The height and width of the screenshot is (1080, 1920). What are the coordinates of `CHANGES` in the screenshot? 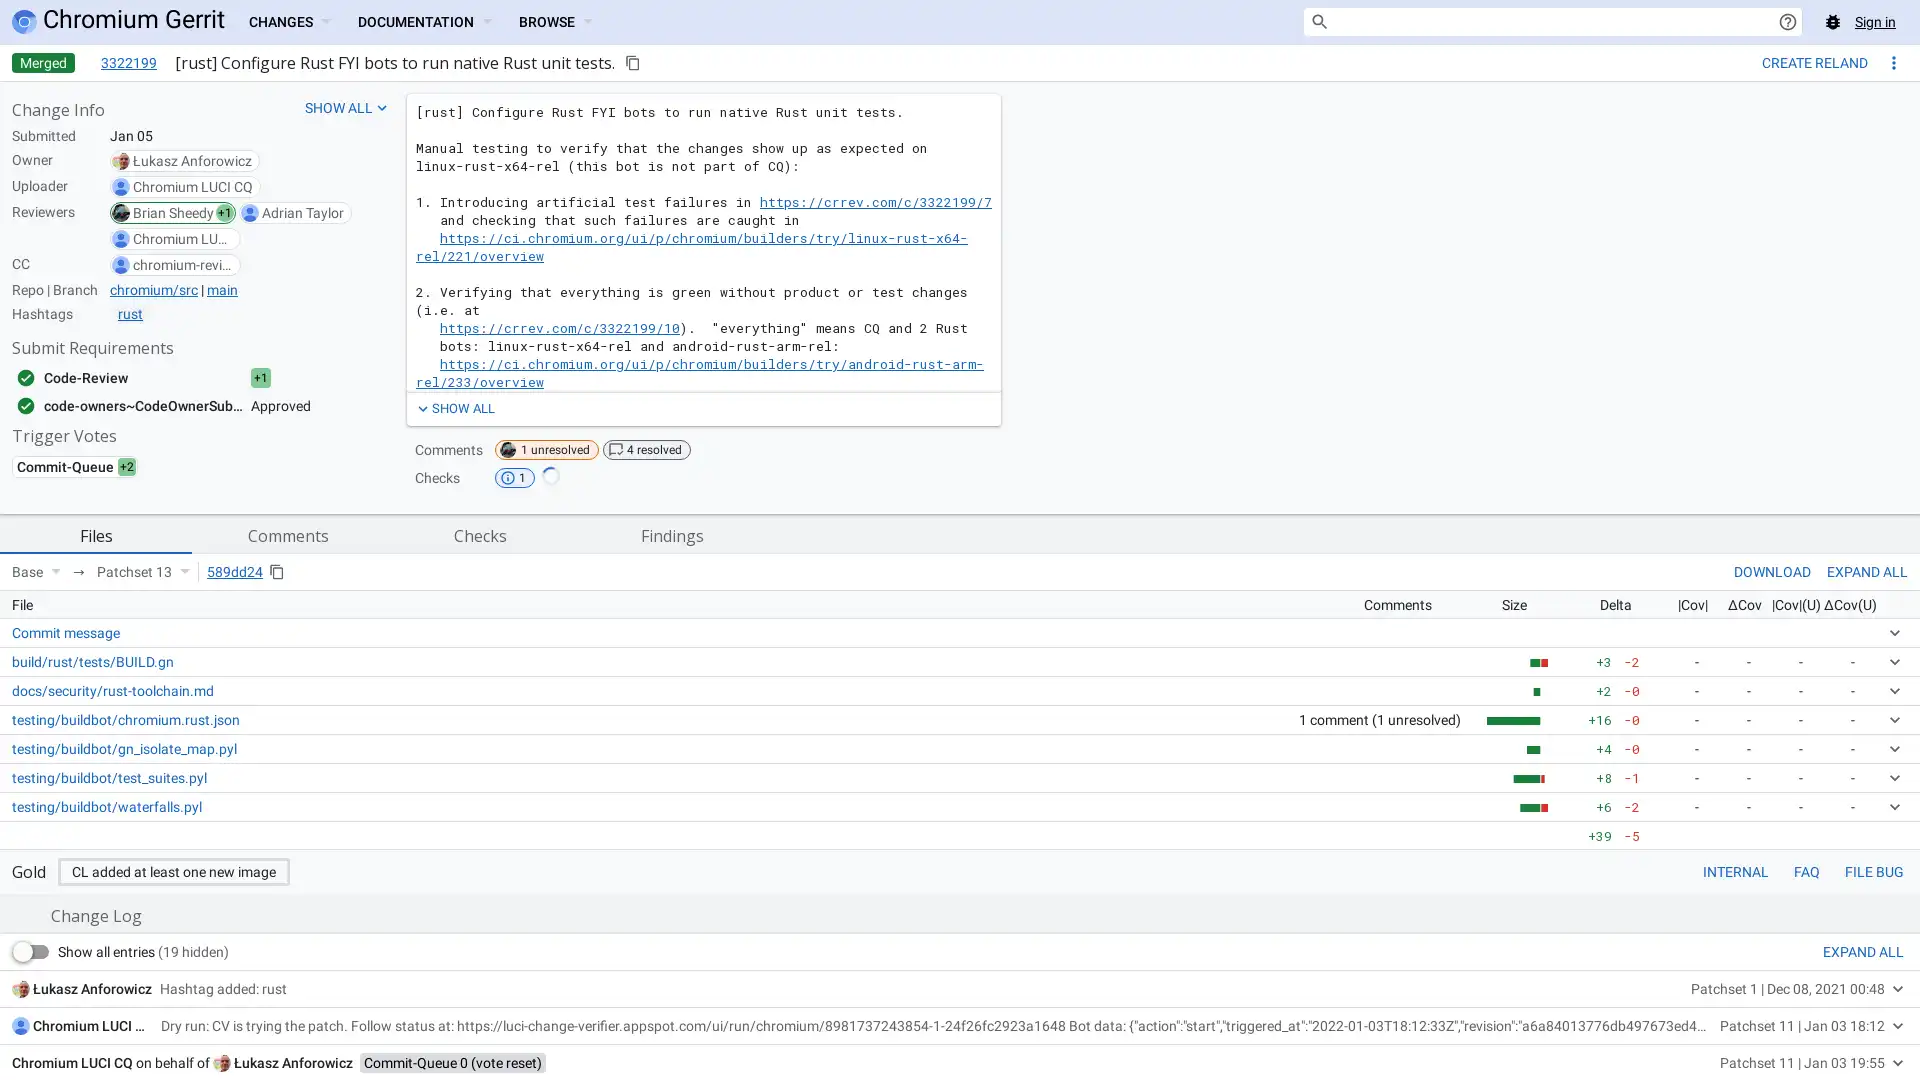 It's located at (287, 22).